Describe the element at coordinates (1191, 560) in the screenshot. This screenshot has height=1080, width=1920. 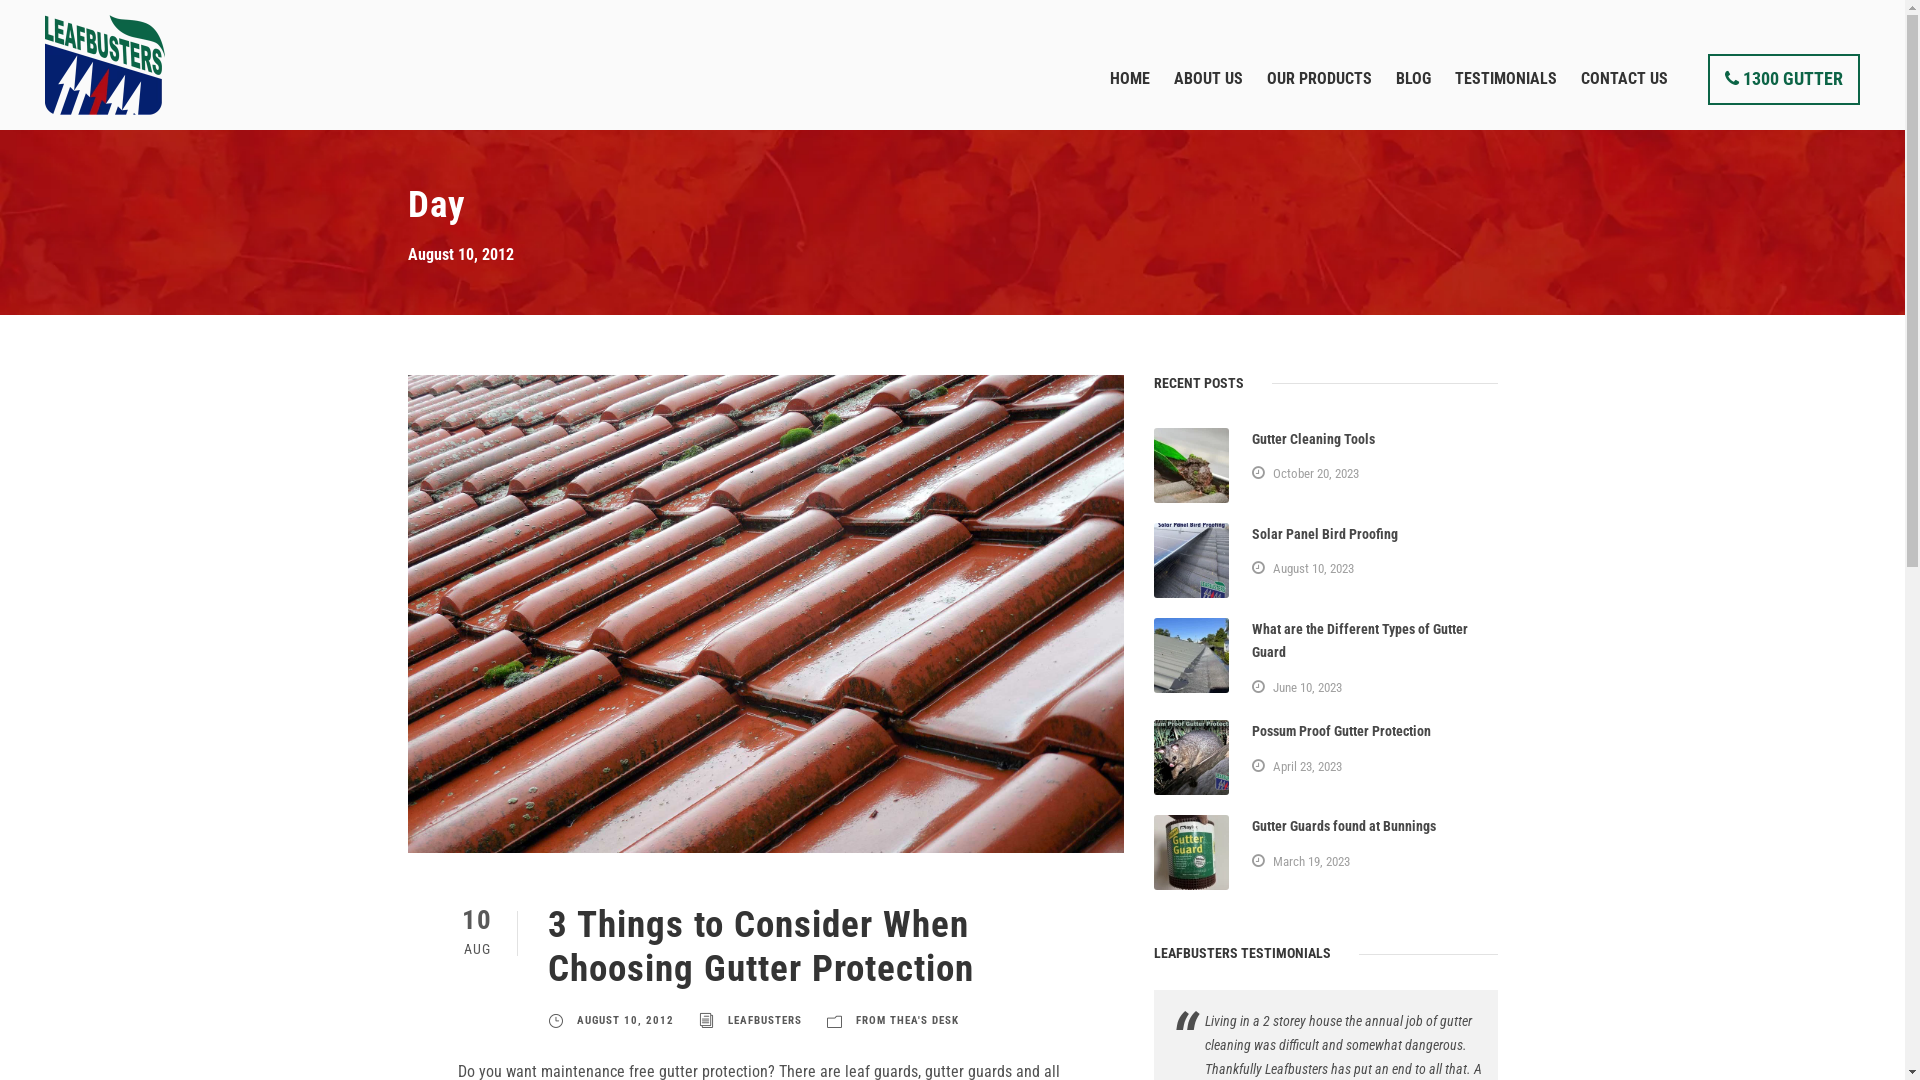
I see `'Solar Panel Bird Proofing'` at that location.